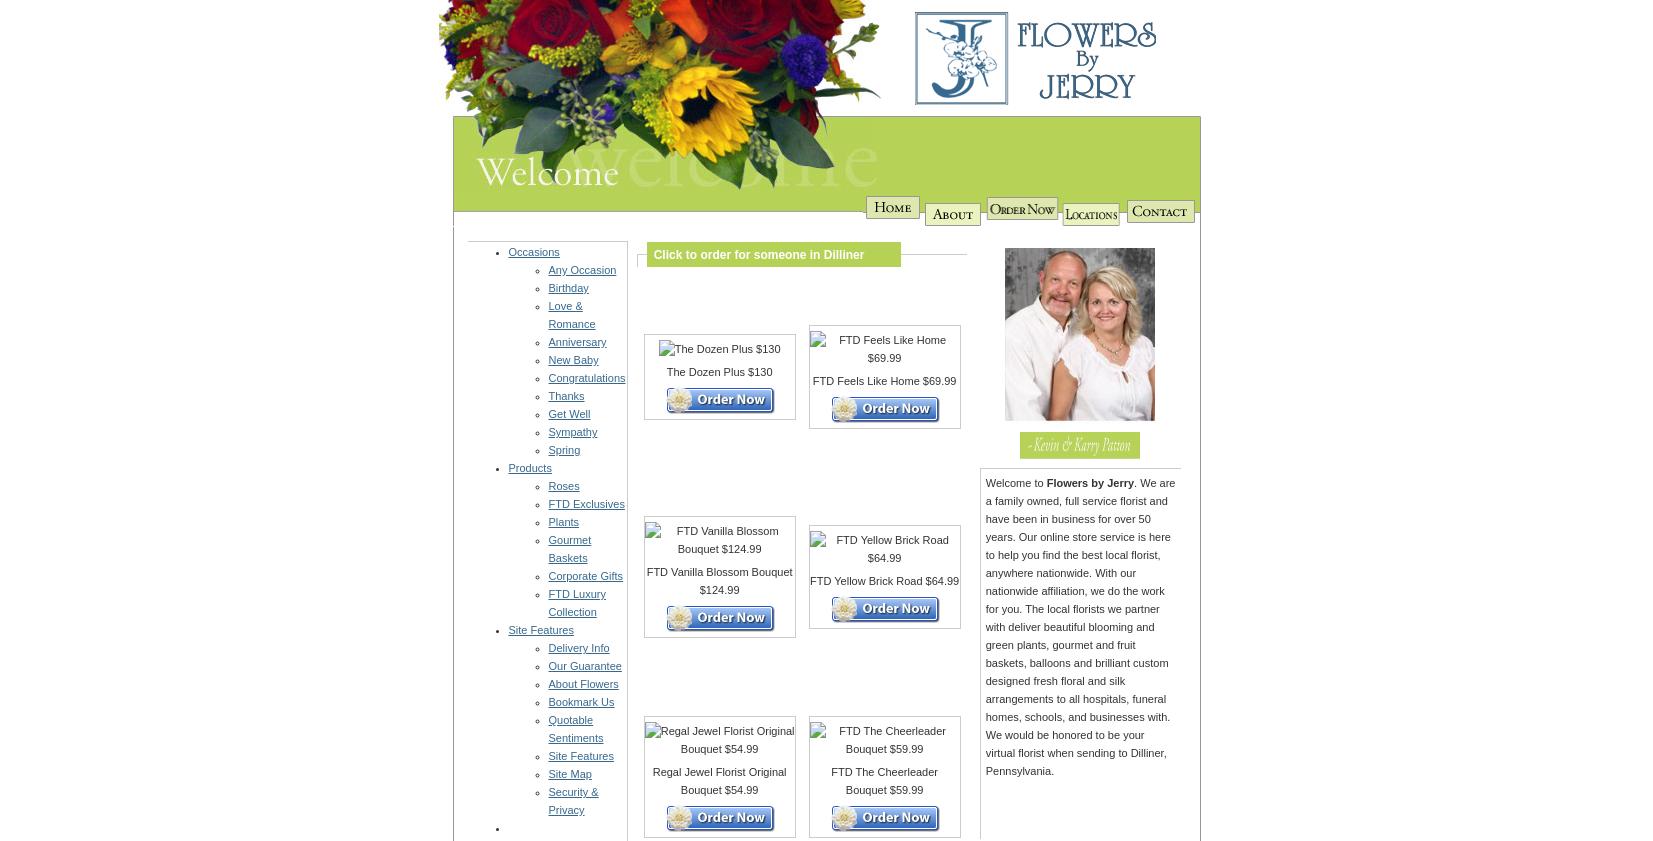  I want to click on 'Click to order for someone in Dilliner', so click(754, 252).